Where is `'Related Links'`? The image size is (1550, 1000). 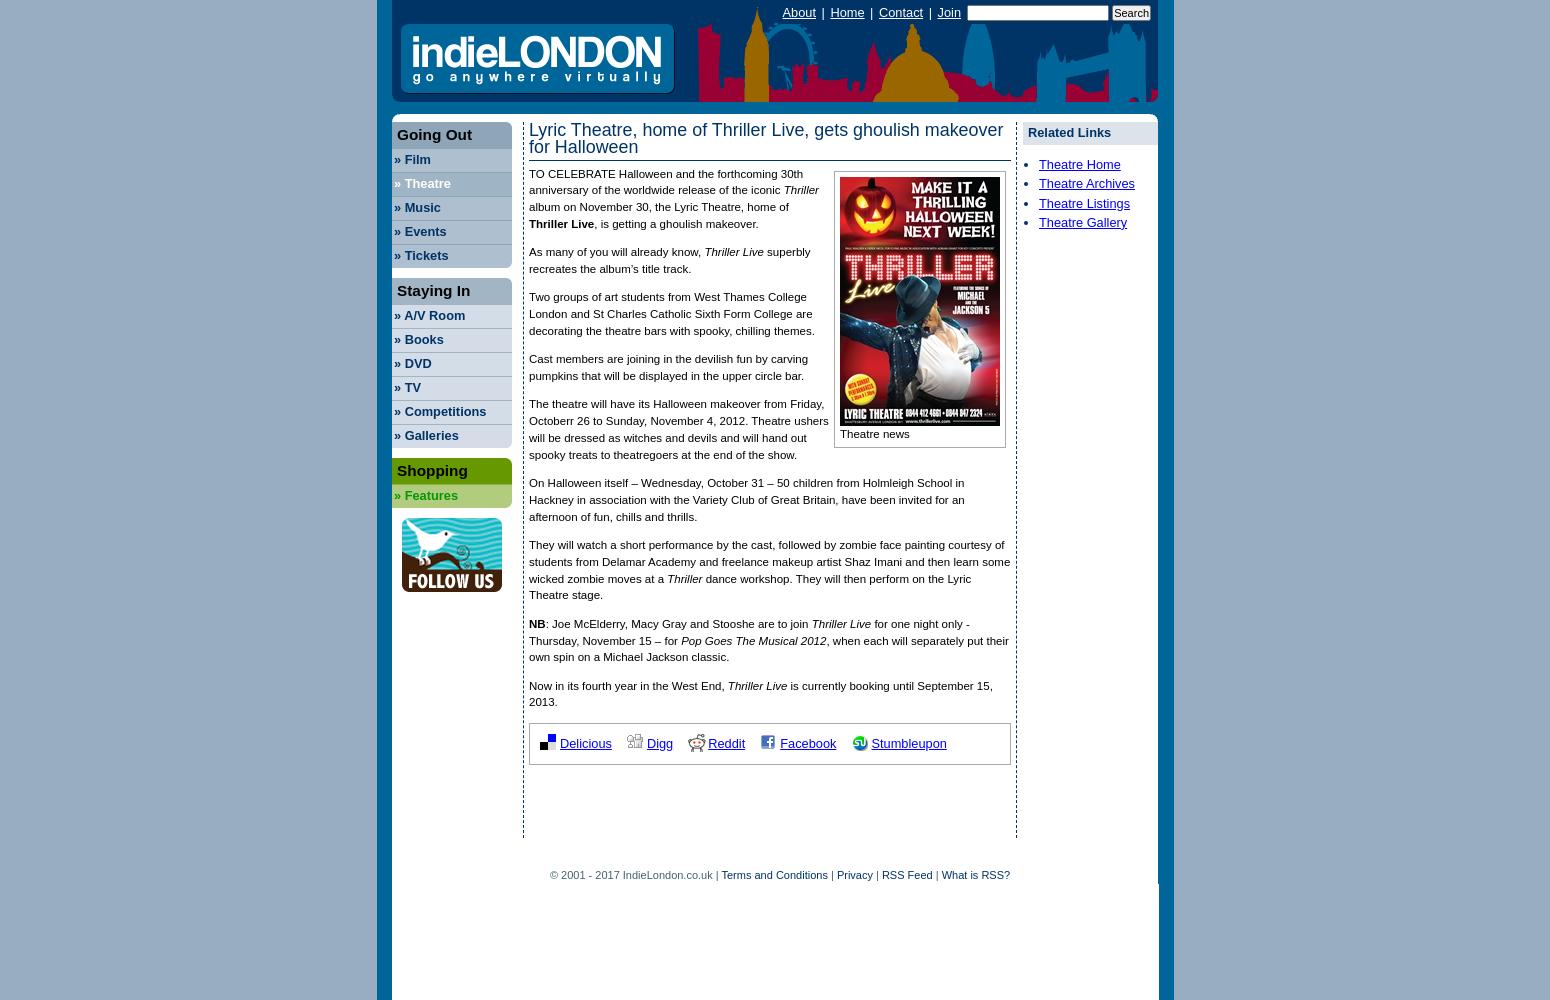
'Related Links' is located at coordinates (1027, 132).